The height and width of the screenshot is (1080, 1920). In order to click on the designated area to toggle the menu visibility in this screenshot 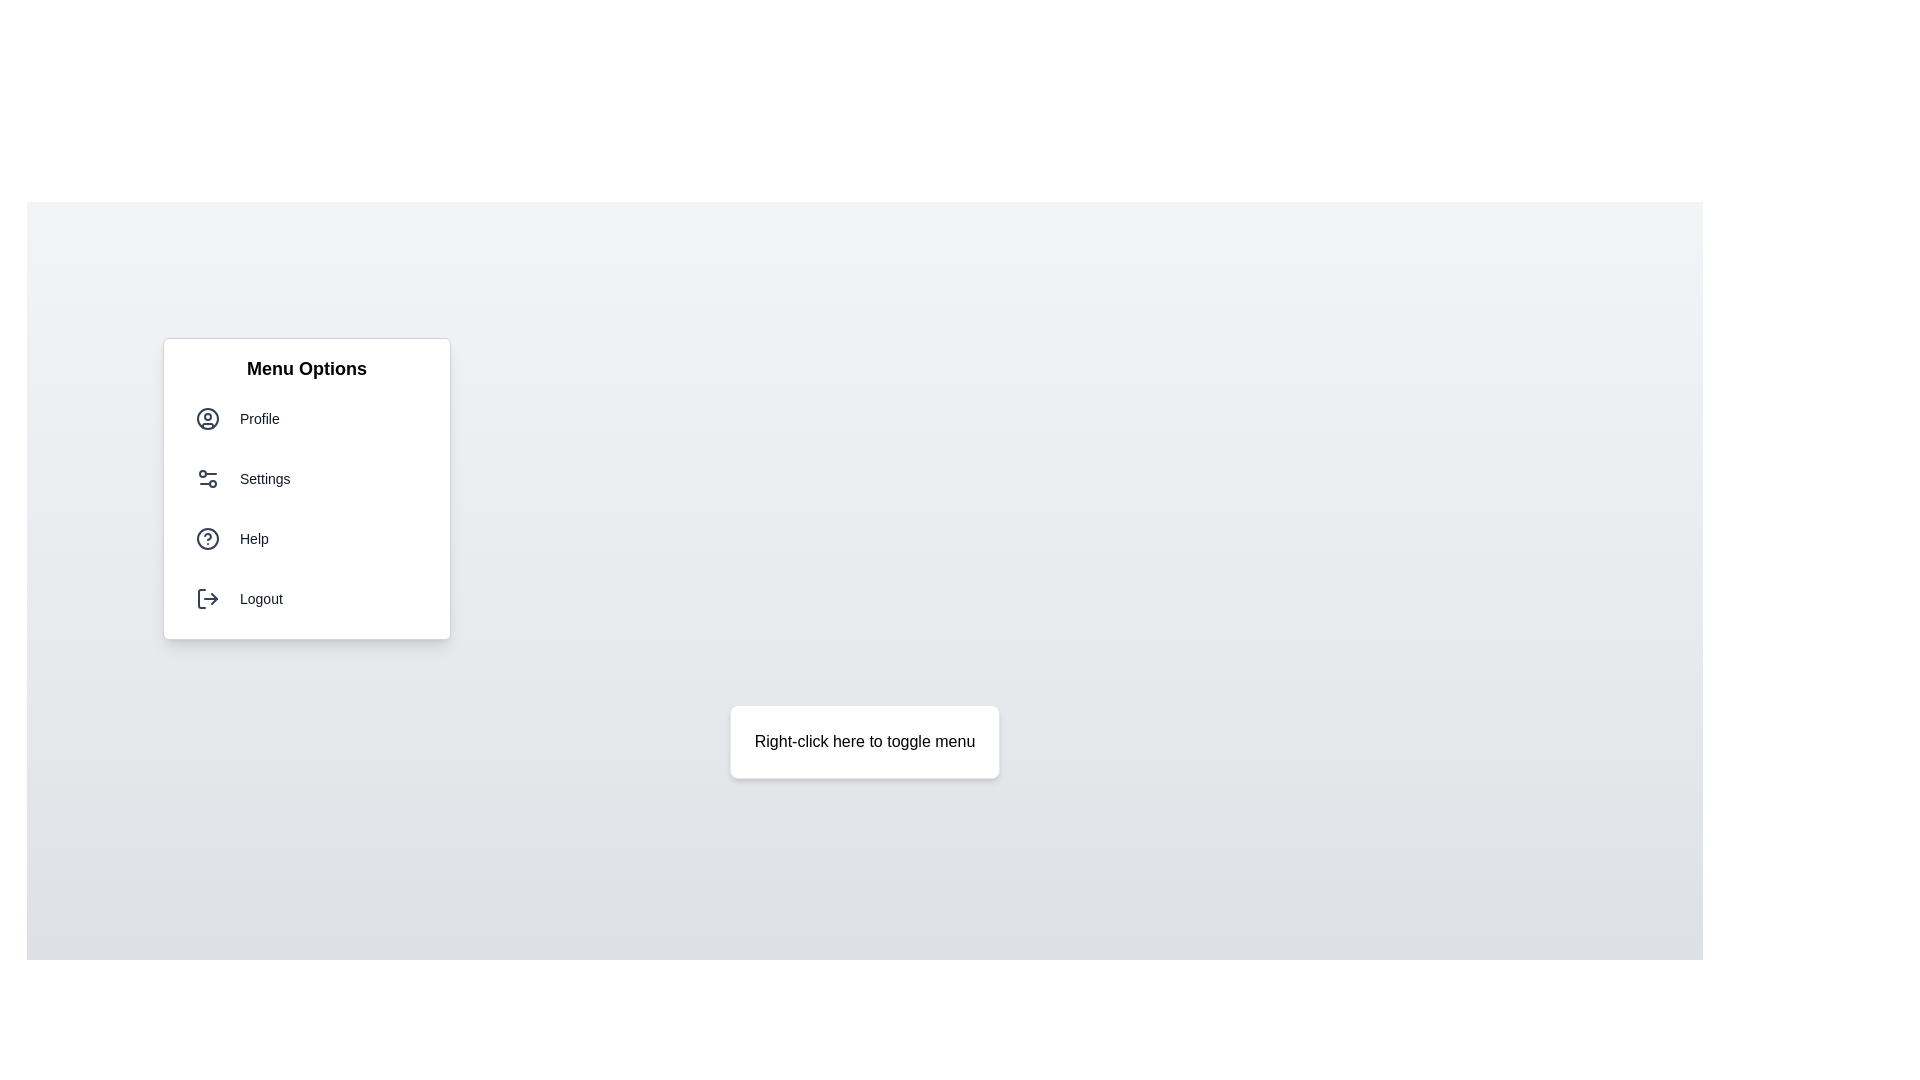, I will do `click(864, 741)`.